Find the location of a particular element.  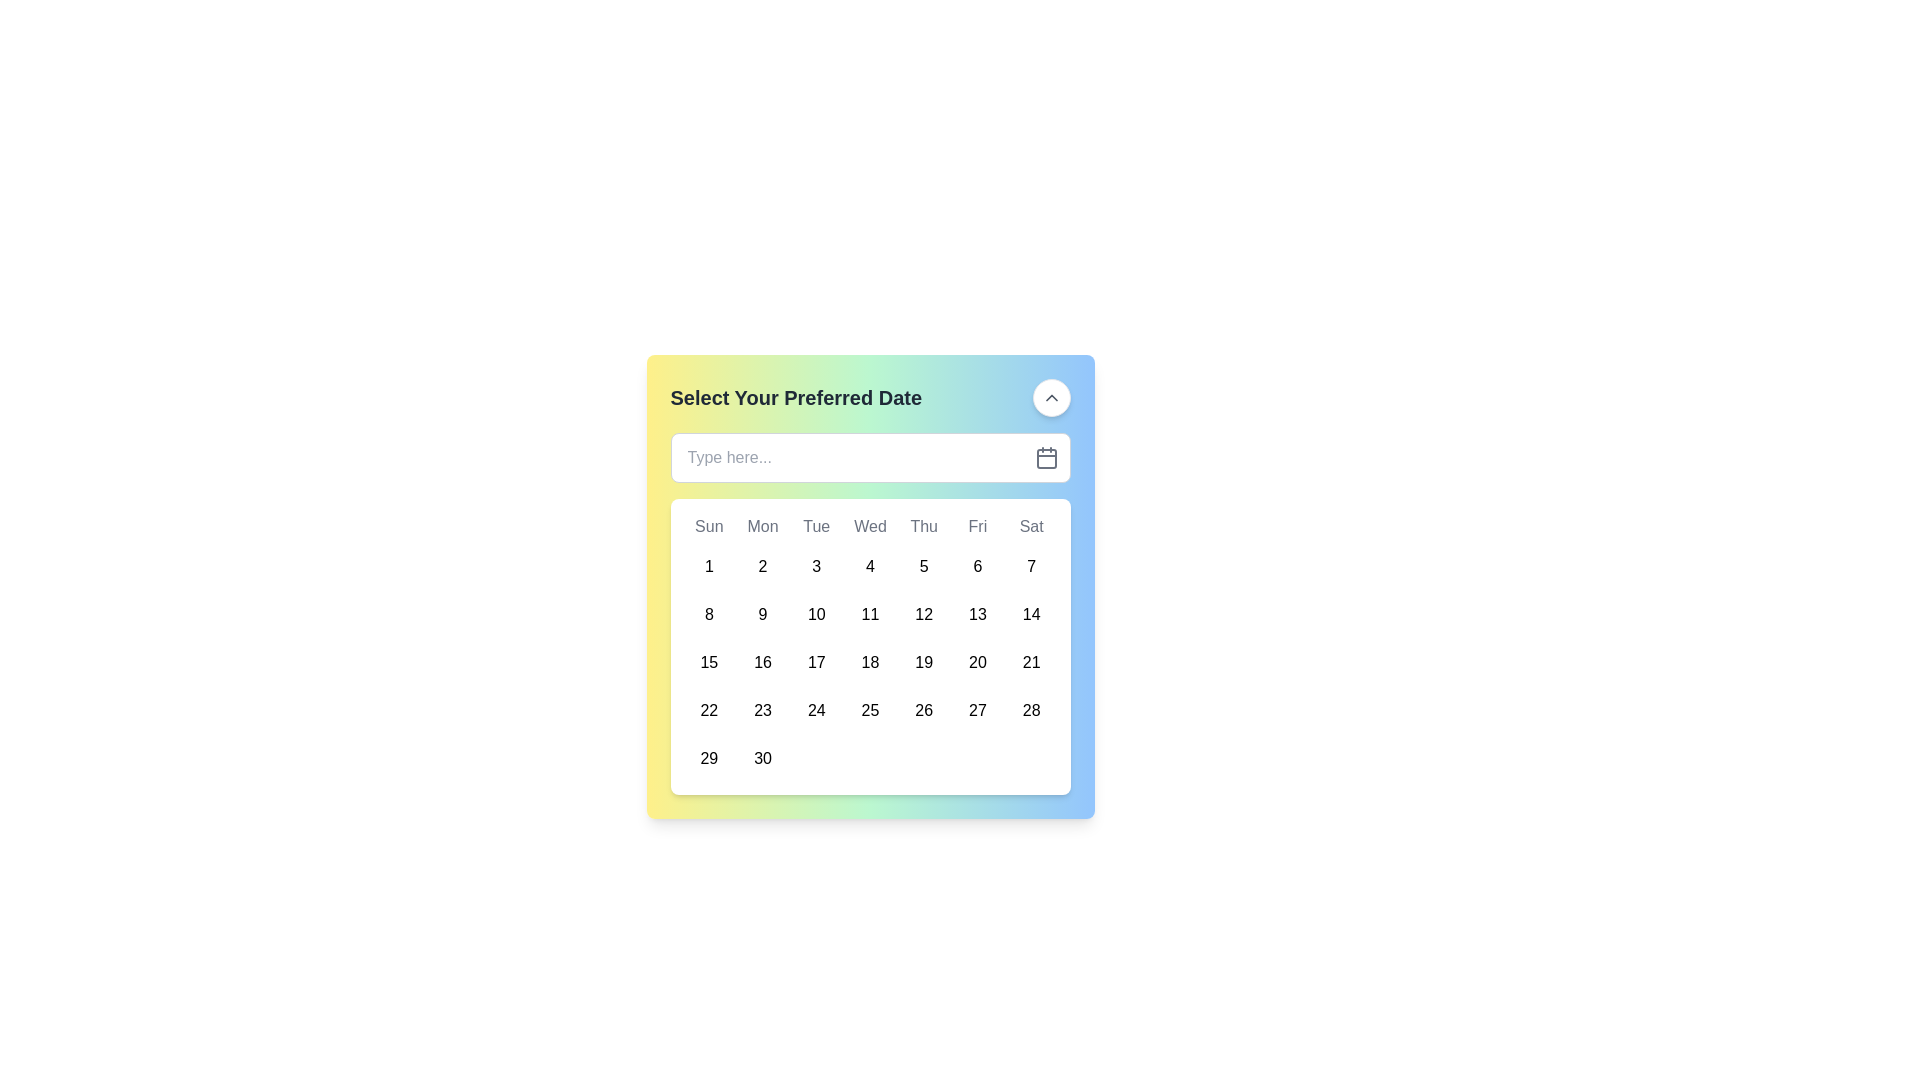

the selectable date option button for Wednesday in the calendar interface to visualize hover effects is located at coordinates (762, 663).